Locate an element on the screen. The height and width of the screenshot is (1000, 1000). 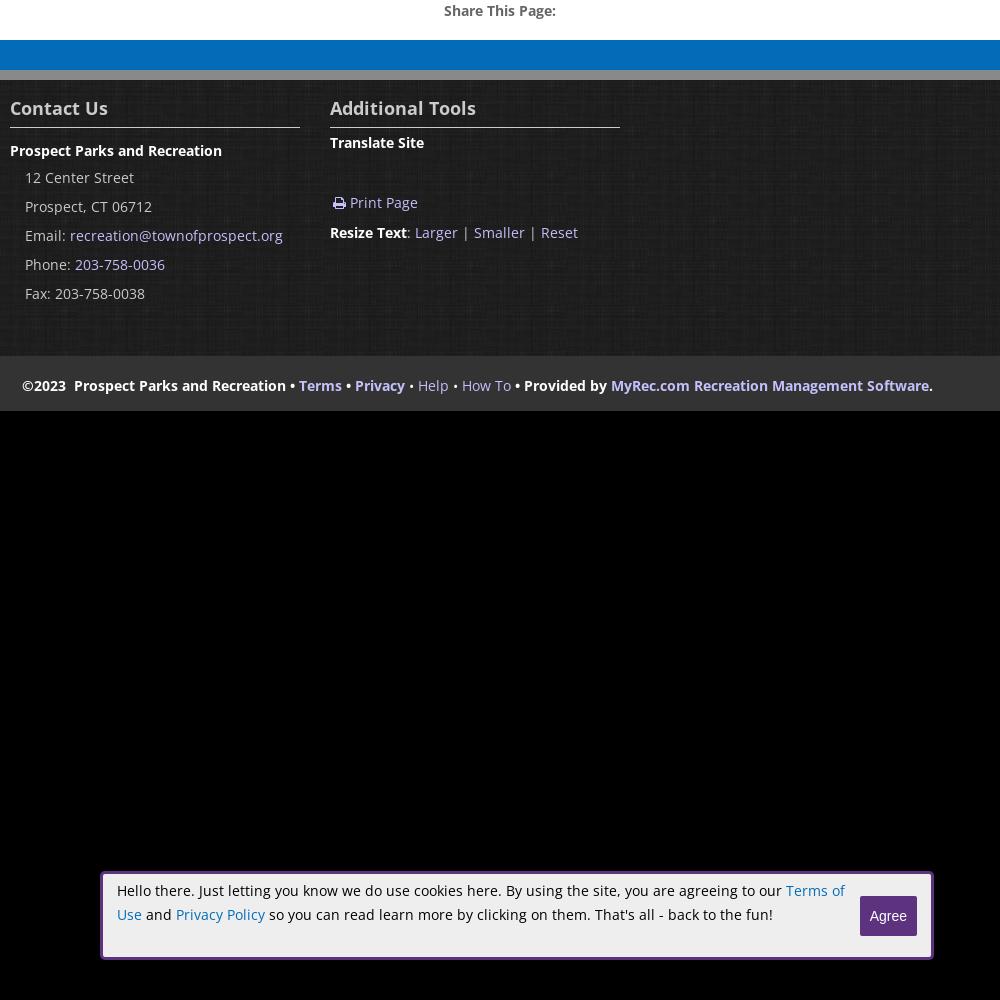
'Email:' is located at coordinates (25, 233).